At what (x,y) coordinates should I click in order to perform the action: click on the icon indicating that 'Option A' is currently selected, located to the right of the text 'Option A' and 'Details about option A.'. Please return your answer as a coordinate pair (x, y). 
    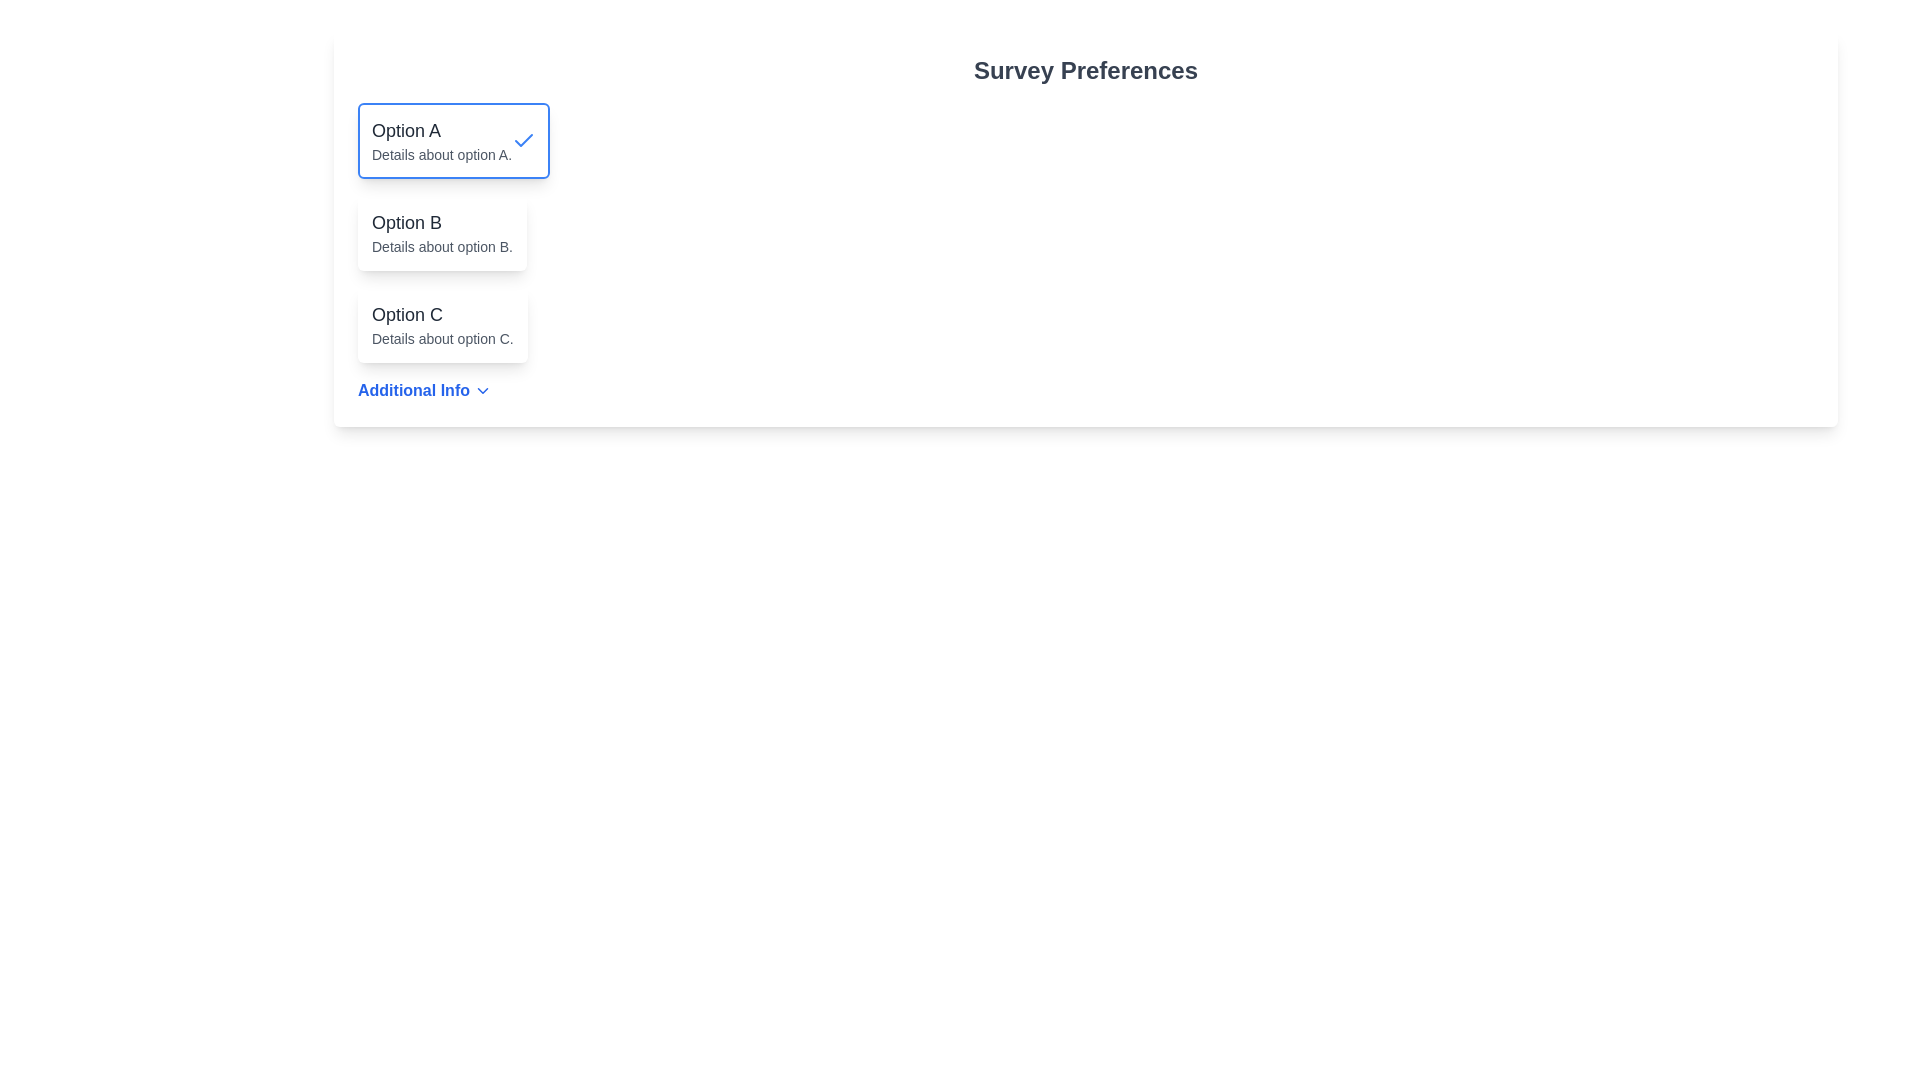
    Looking at the image, I should click on (524, 140).